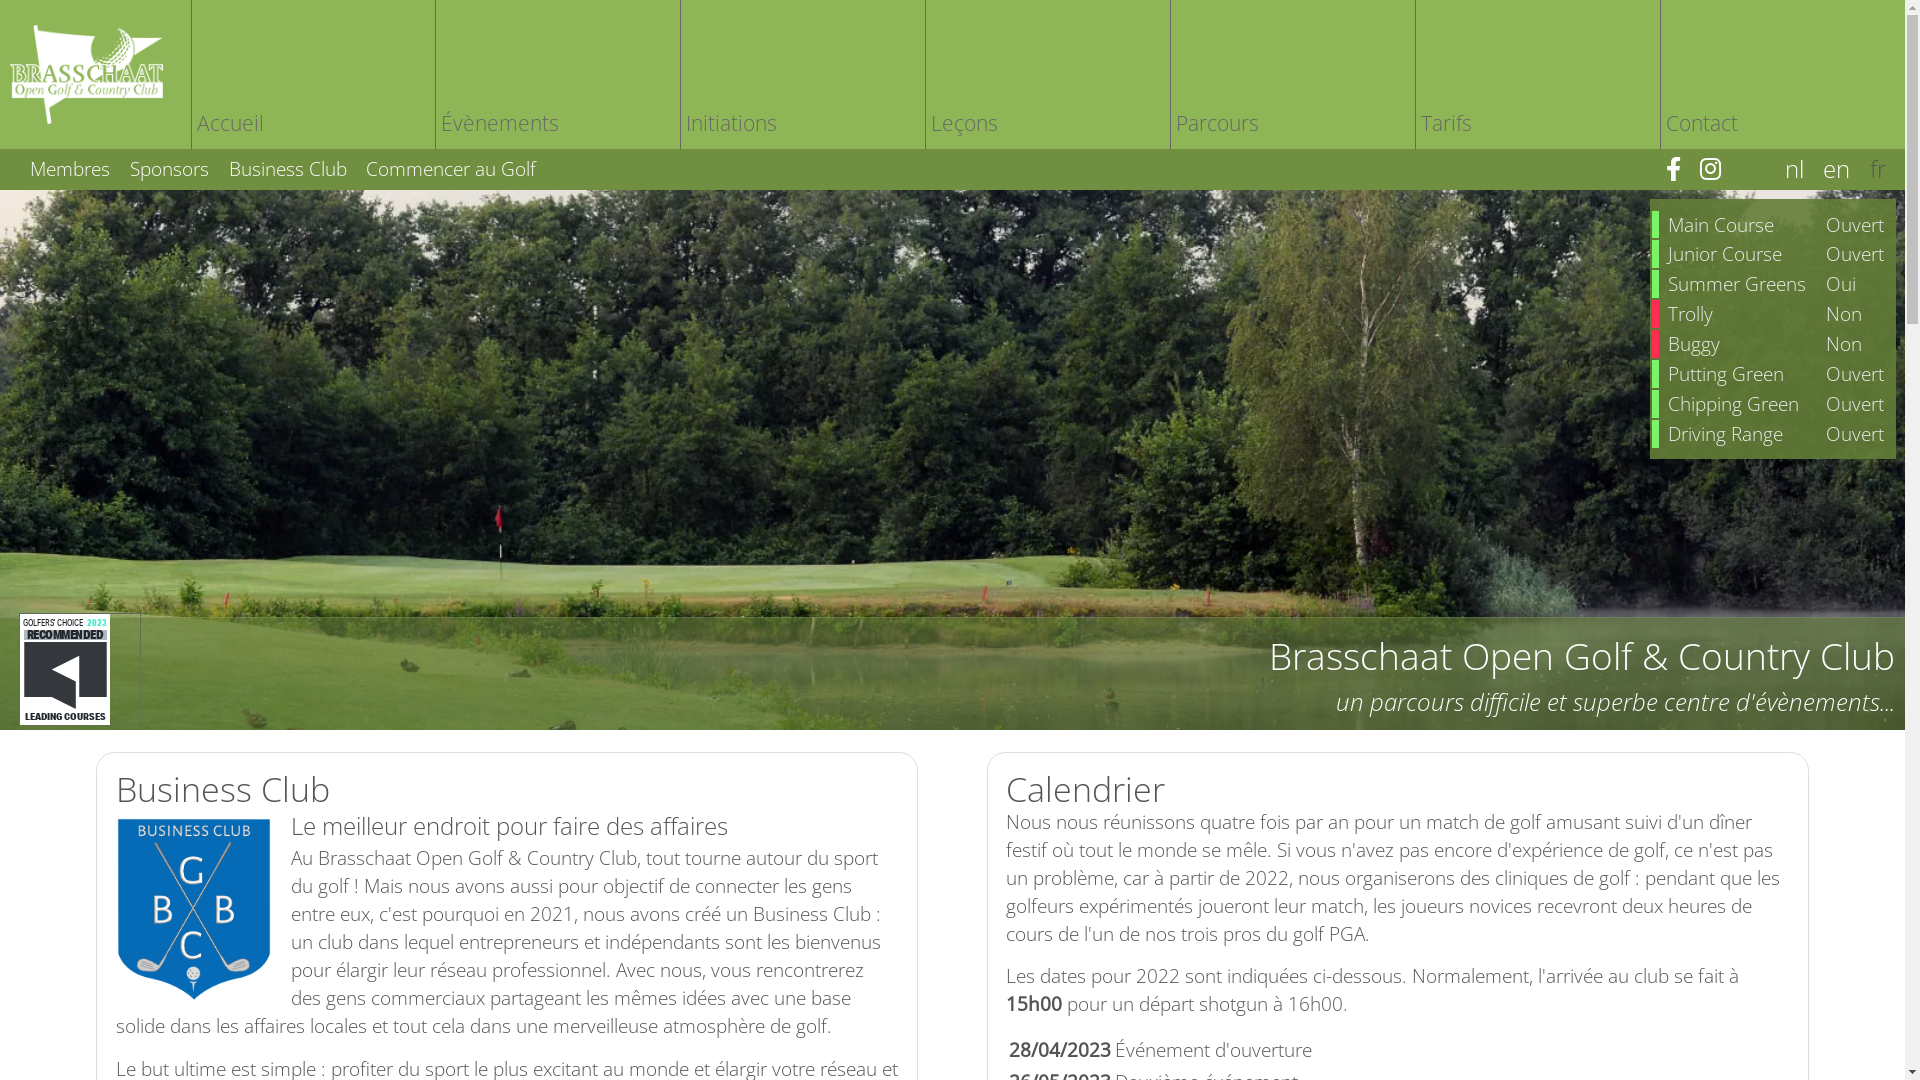 The width and height of the screenshot is (1920, 1080). What do you see at coordinates (443, 167) in the screenshot?
I see `'Commencer au Golf'` at bounding box center [443, 167].